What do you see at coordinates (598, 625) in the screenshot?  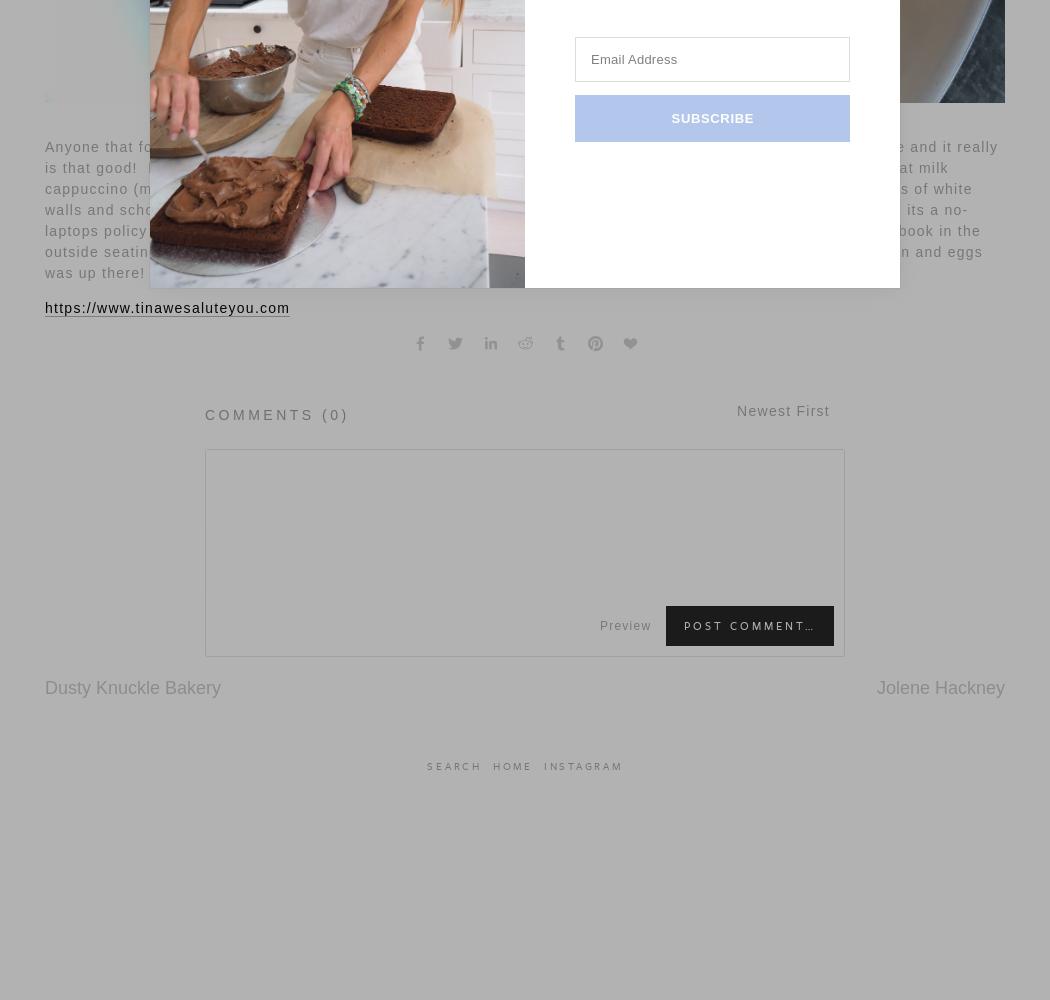 I see `'Preview'` at bounding box center [598, 625].